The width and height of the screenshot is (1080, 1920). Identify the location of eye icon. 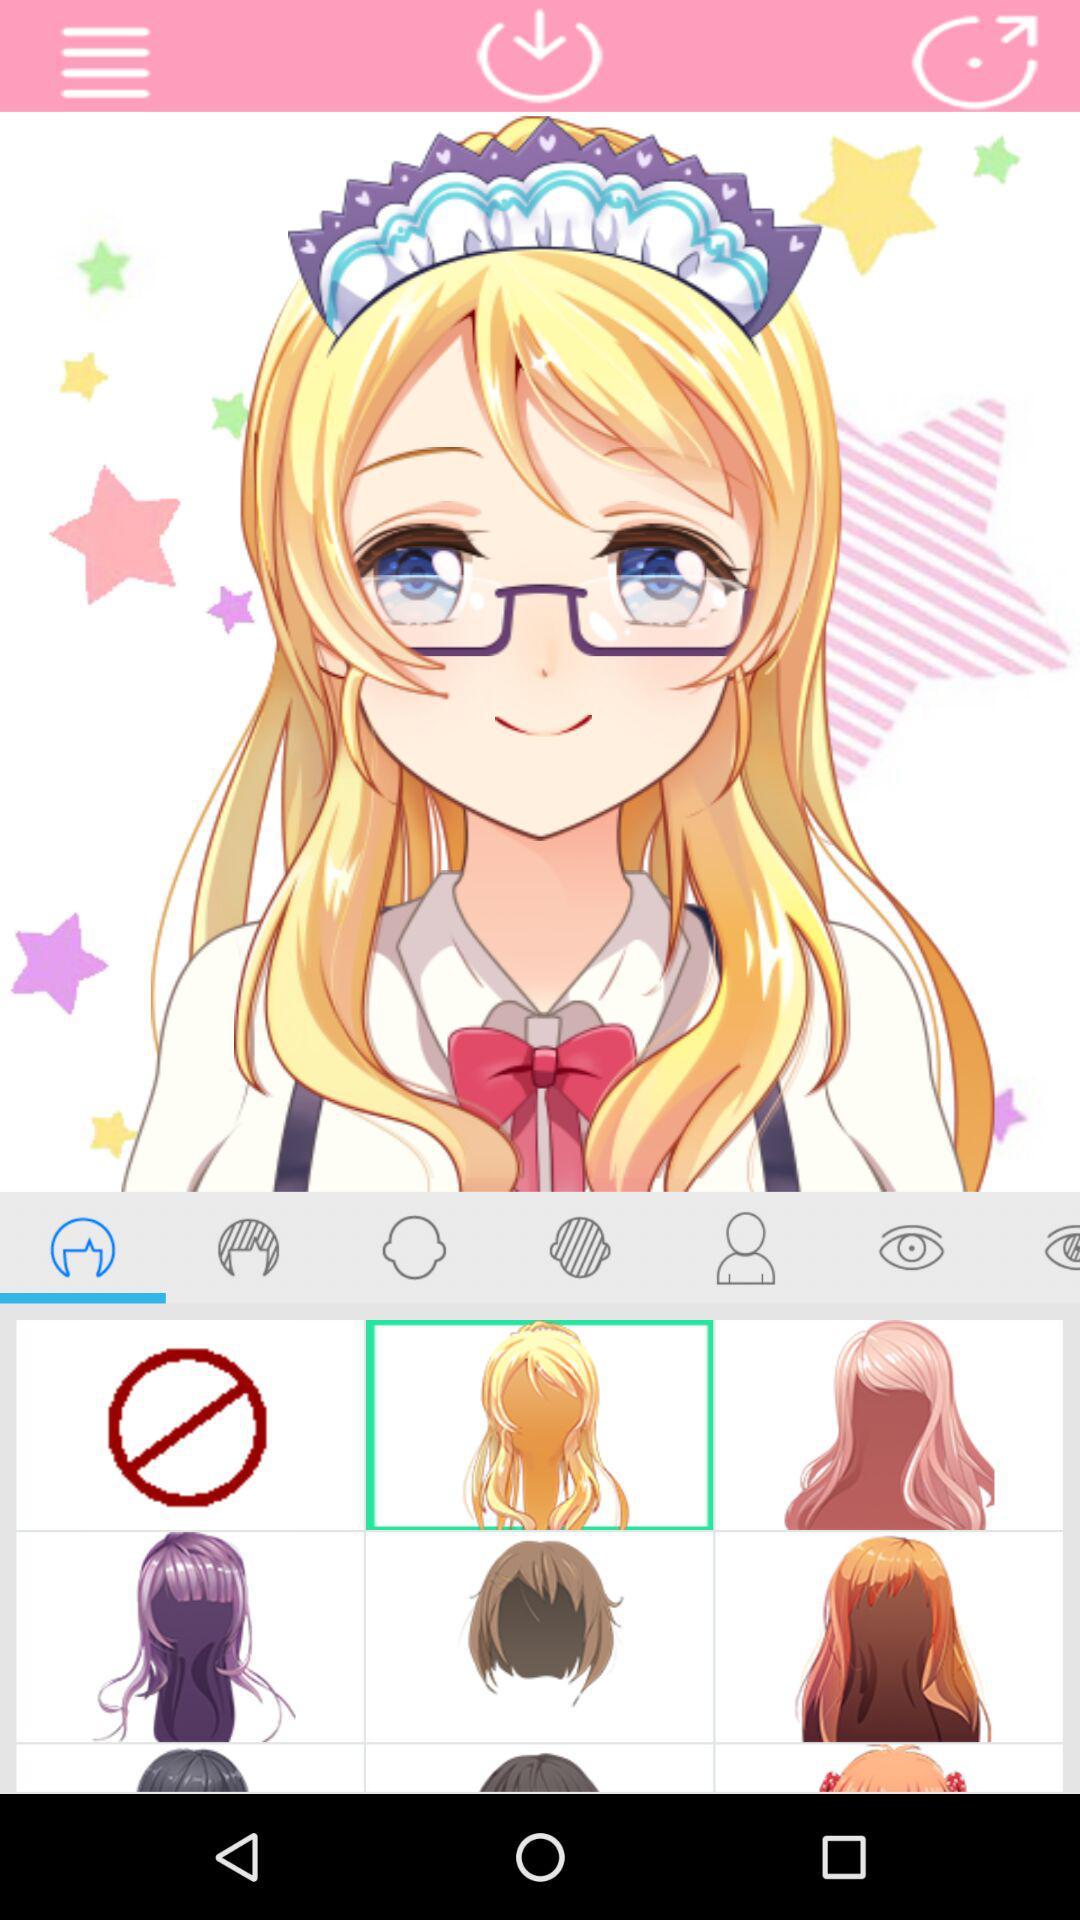
(911, 1247).